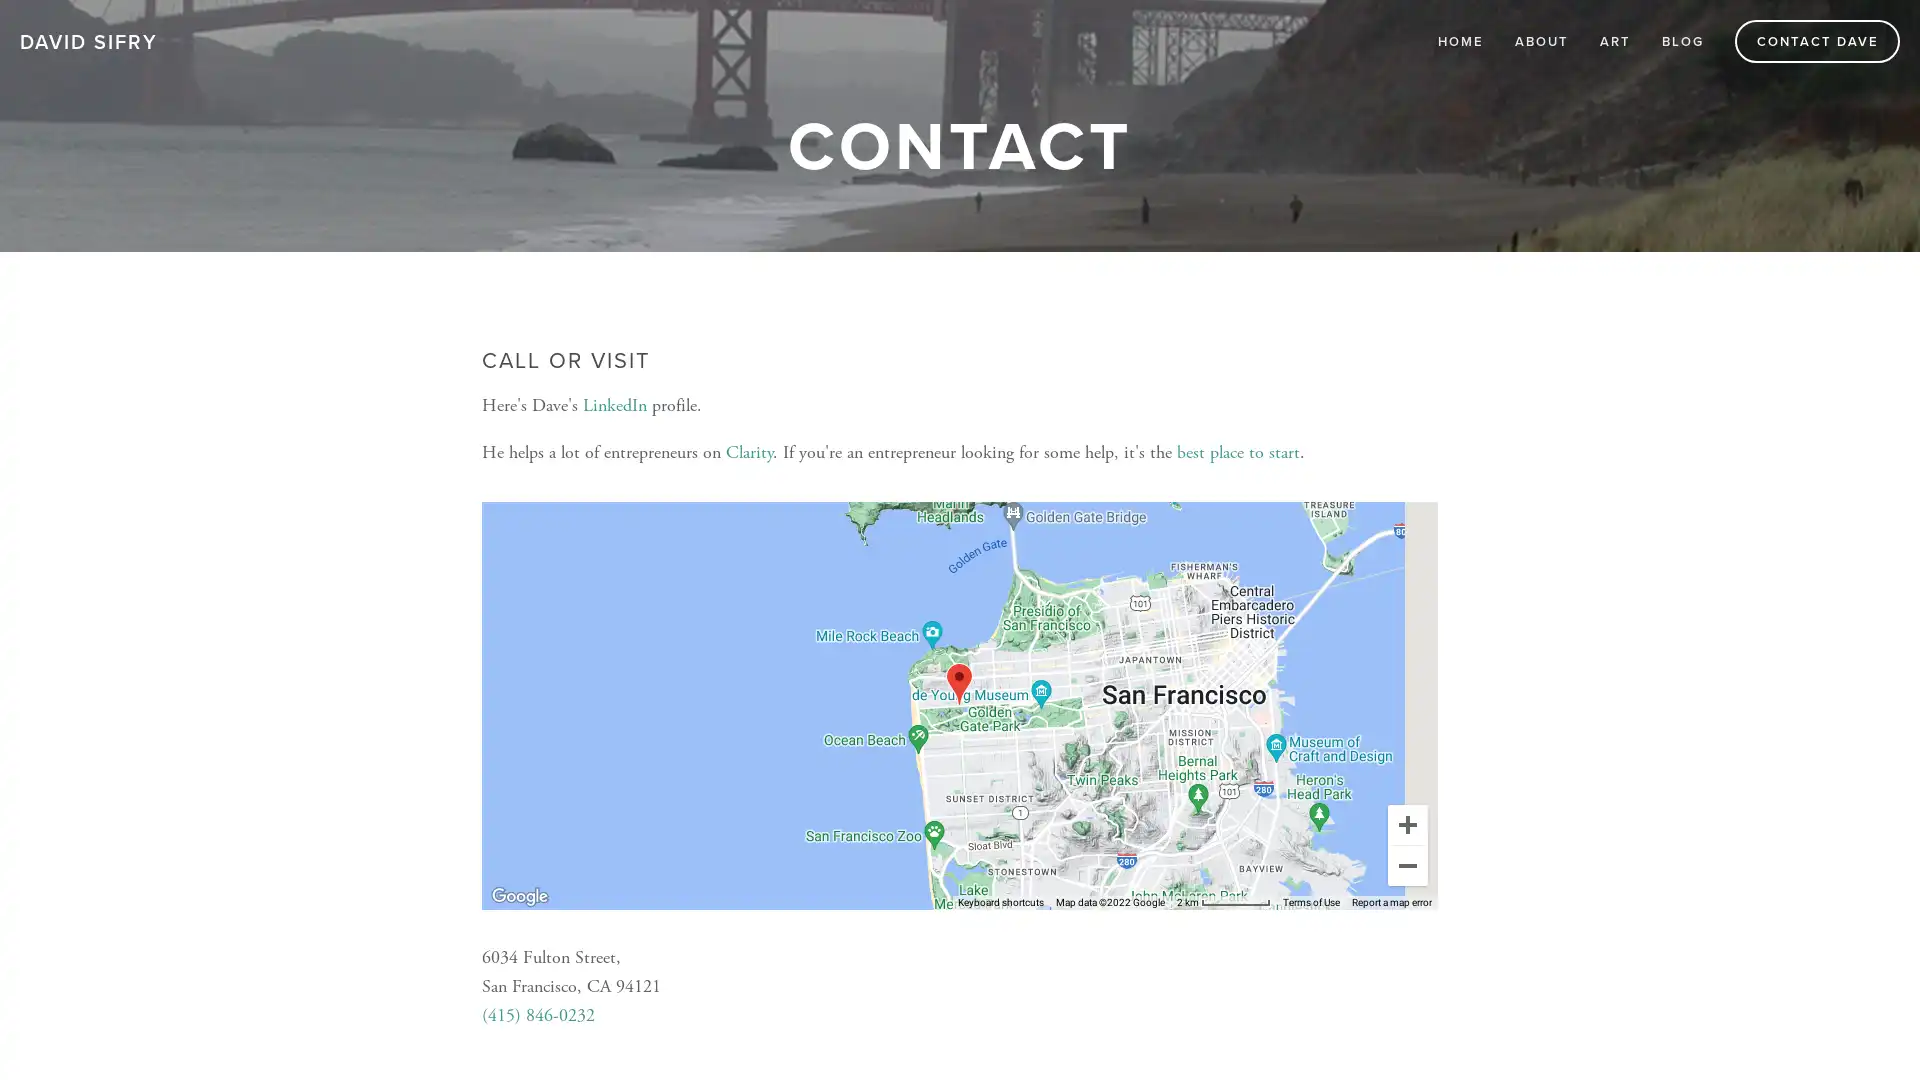 The height and width of the screenshot is (1080, 1920). Describe the element at coordinates (958, 682) in the screenshot. I see `6034 Fulton Street San Francisco, CA, 94121, United States` at that location.